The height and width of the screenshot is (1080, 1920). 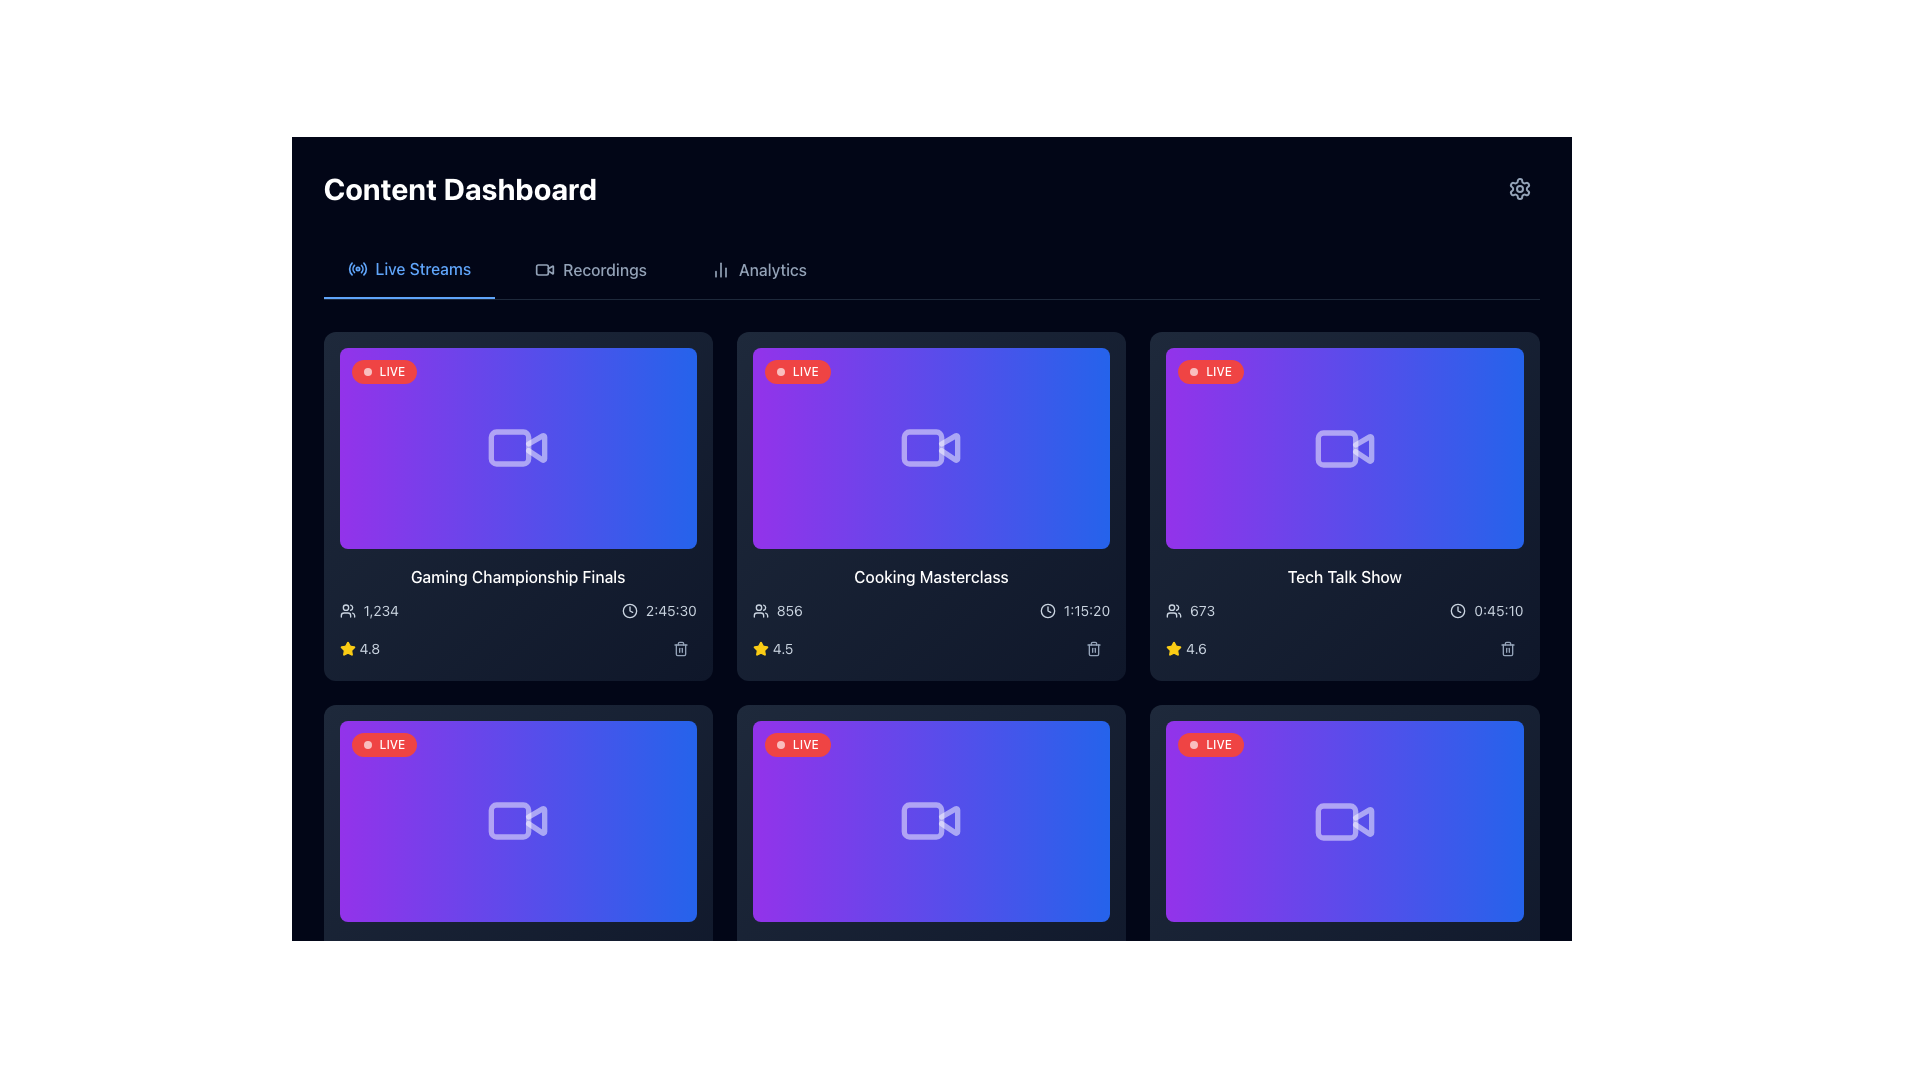 What do you see at coordinates (518, 447) in the screenshot?
I see `the video content icon located in the first card of the grid layout, centered below the 'LIVE' badge, for potential interaction` at bounding box center [518, 447].